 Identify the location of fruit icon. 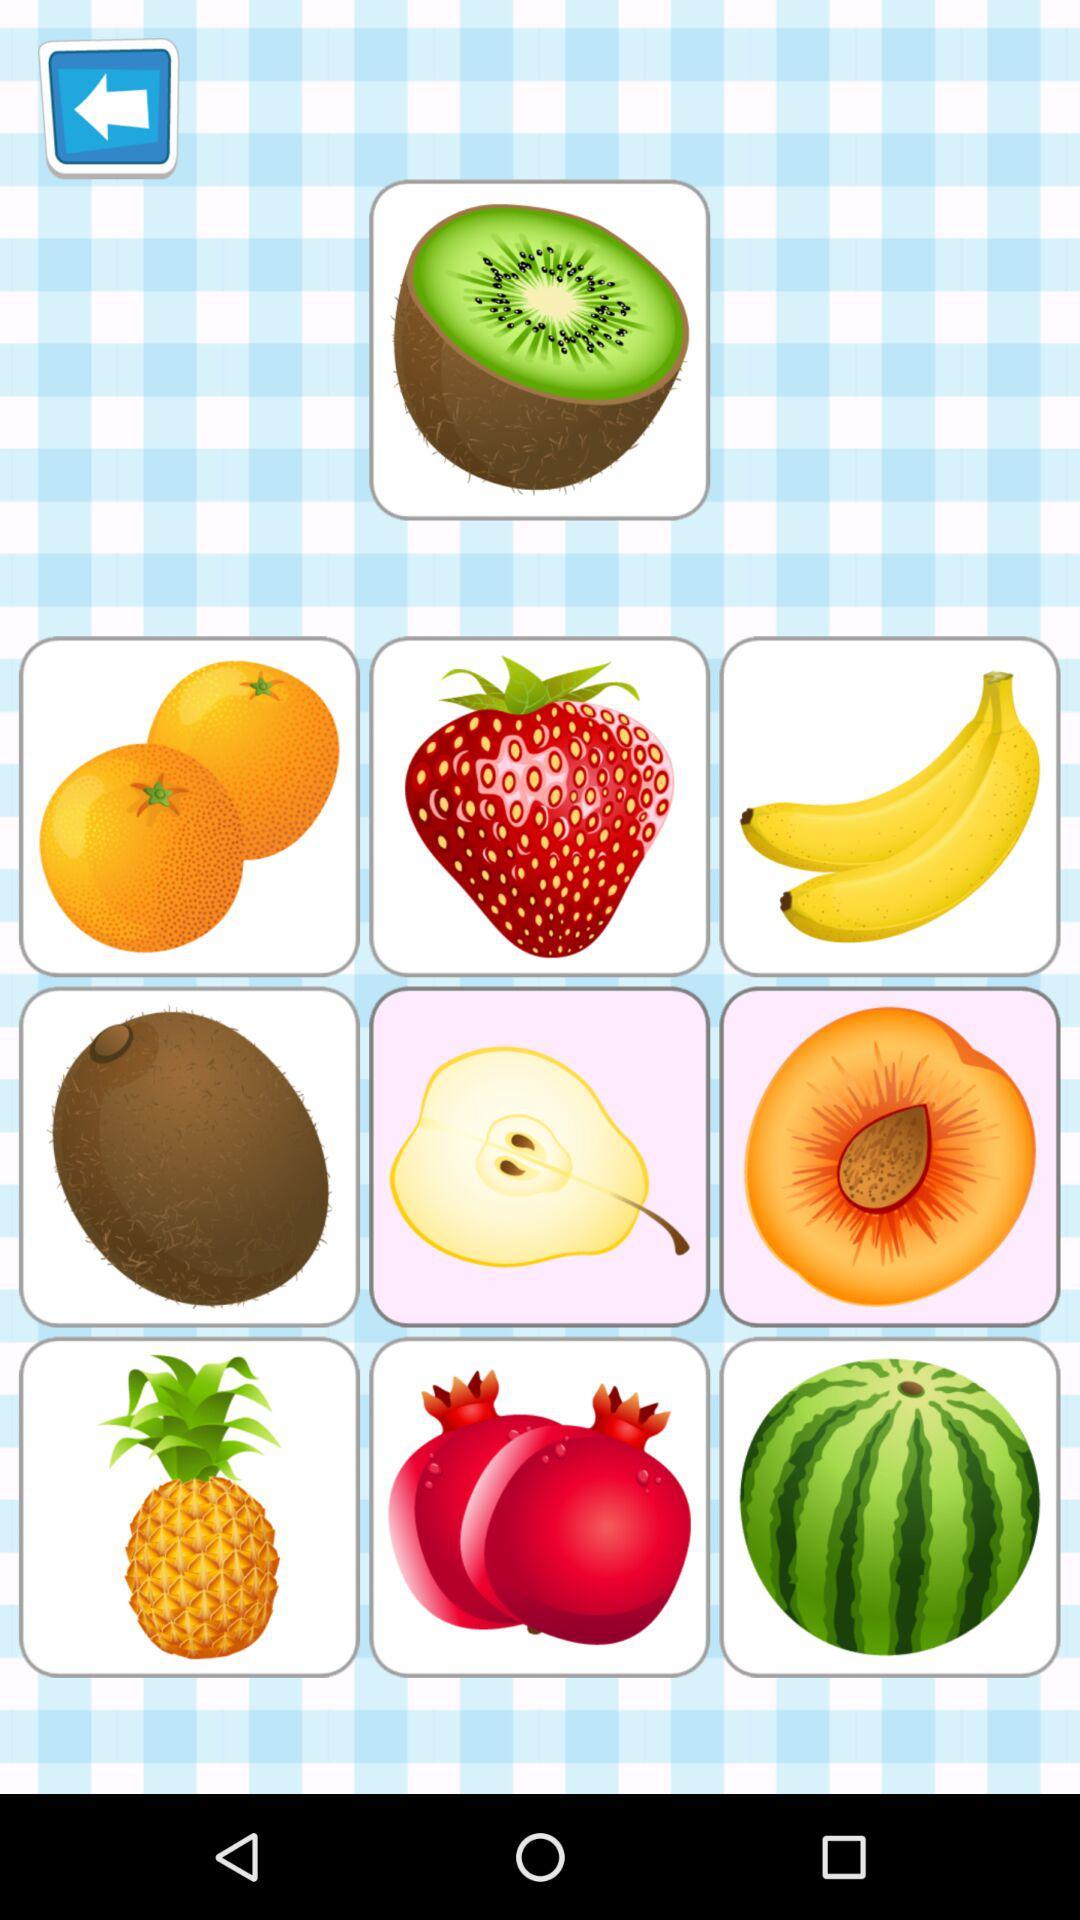
(538, 349).